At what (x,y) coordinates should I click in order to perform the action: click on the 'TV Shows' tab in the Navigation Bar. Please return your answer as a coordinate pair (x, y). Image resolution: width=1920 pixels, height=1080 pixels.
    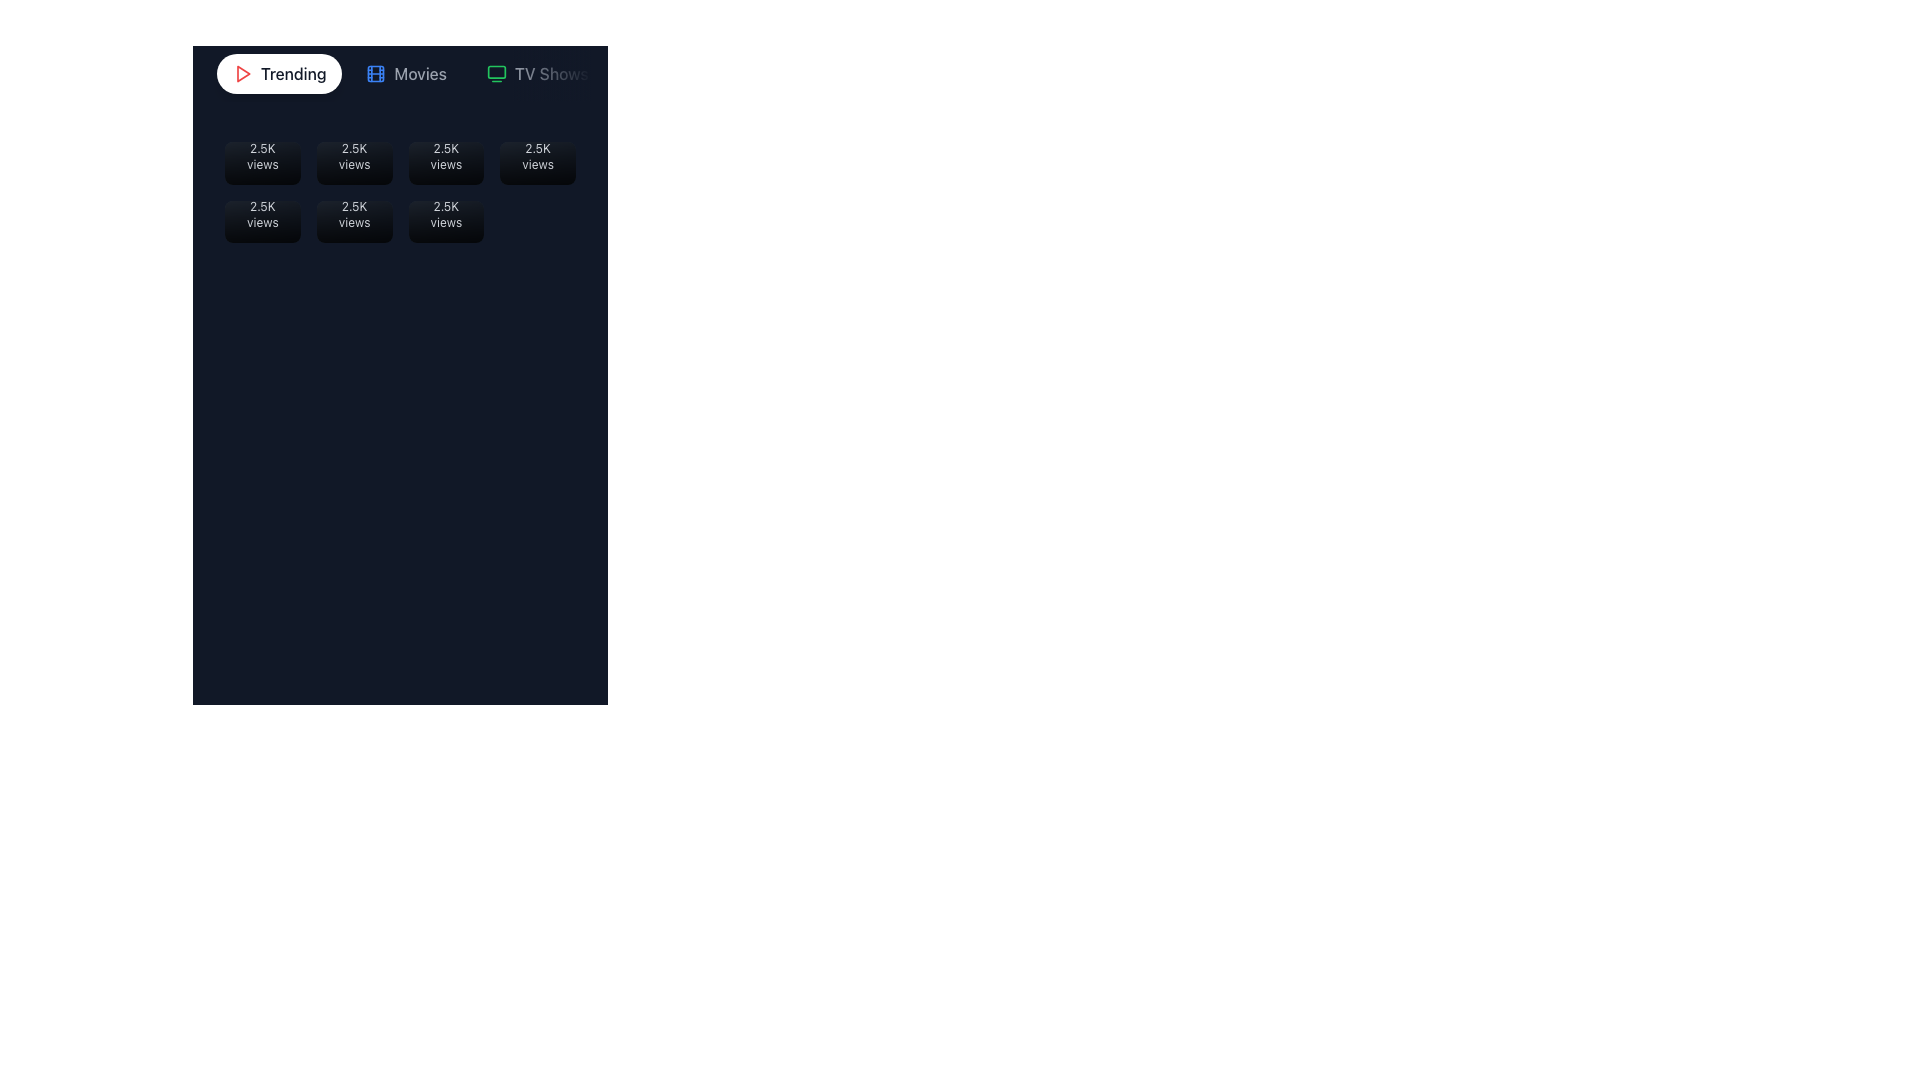
    Looking at the image, I should click on (400, 72).